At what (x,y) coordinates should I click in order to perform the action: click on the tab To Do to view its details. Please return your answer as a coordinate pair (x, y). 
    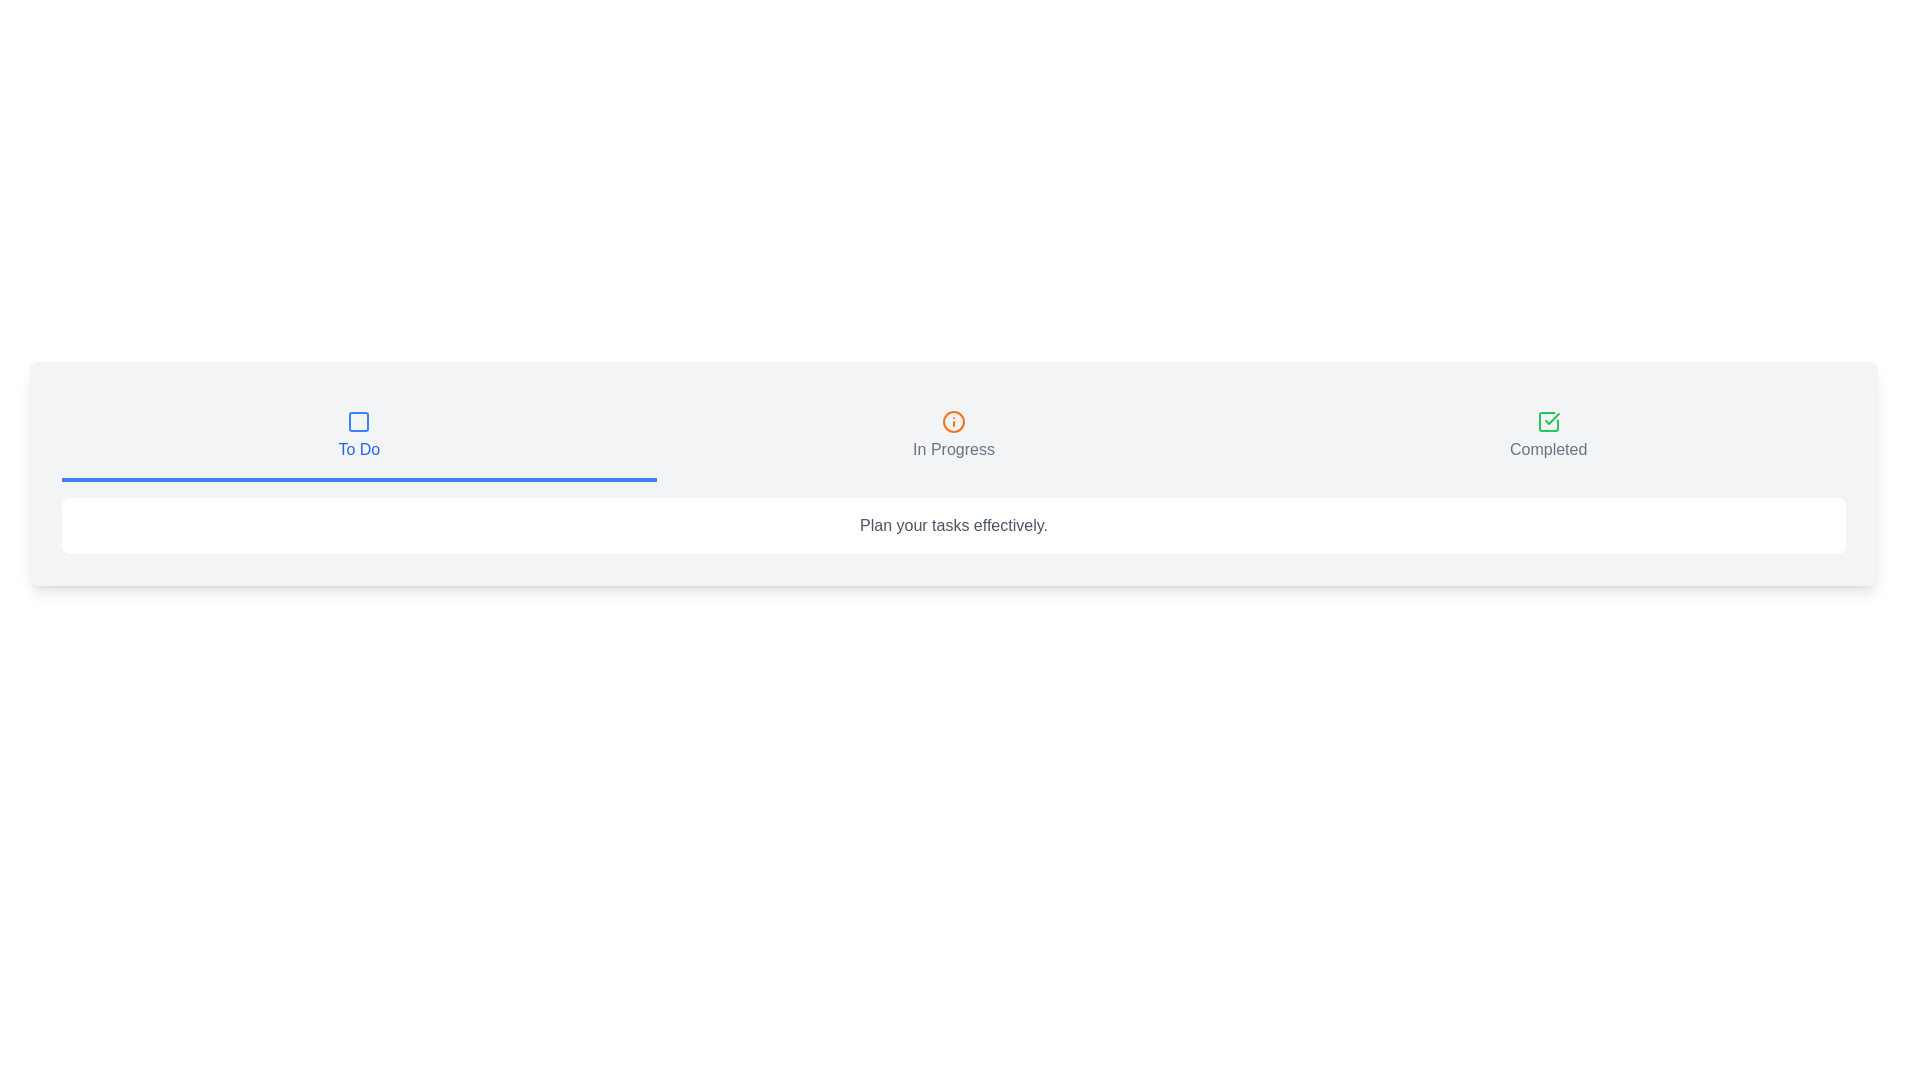
    Looking at the image, I should click on (359, 437).